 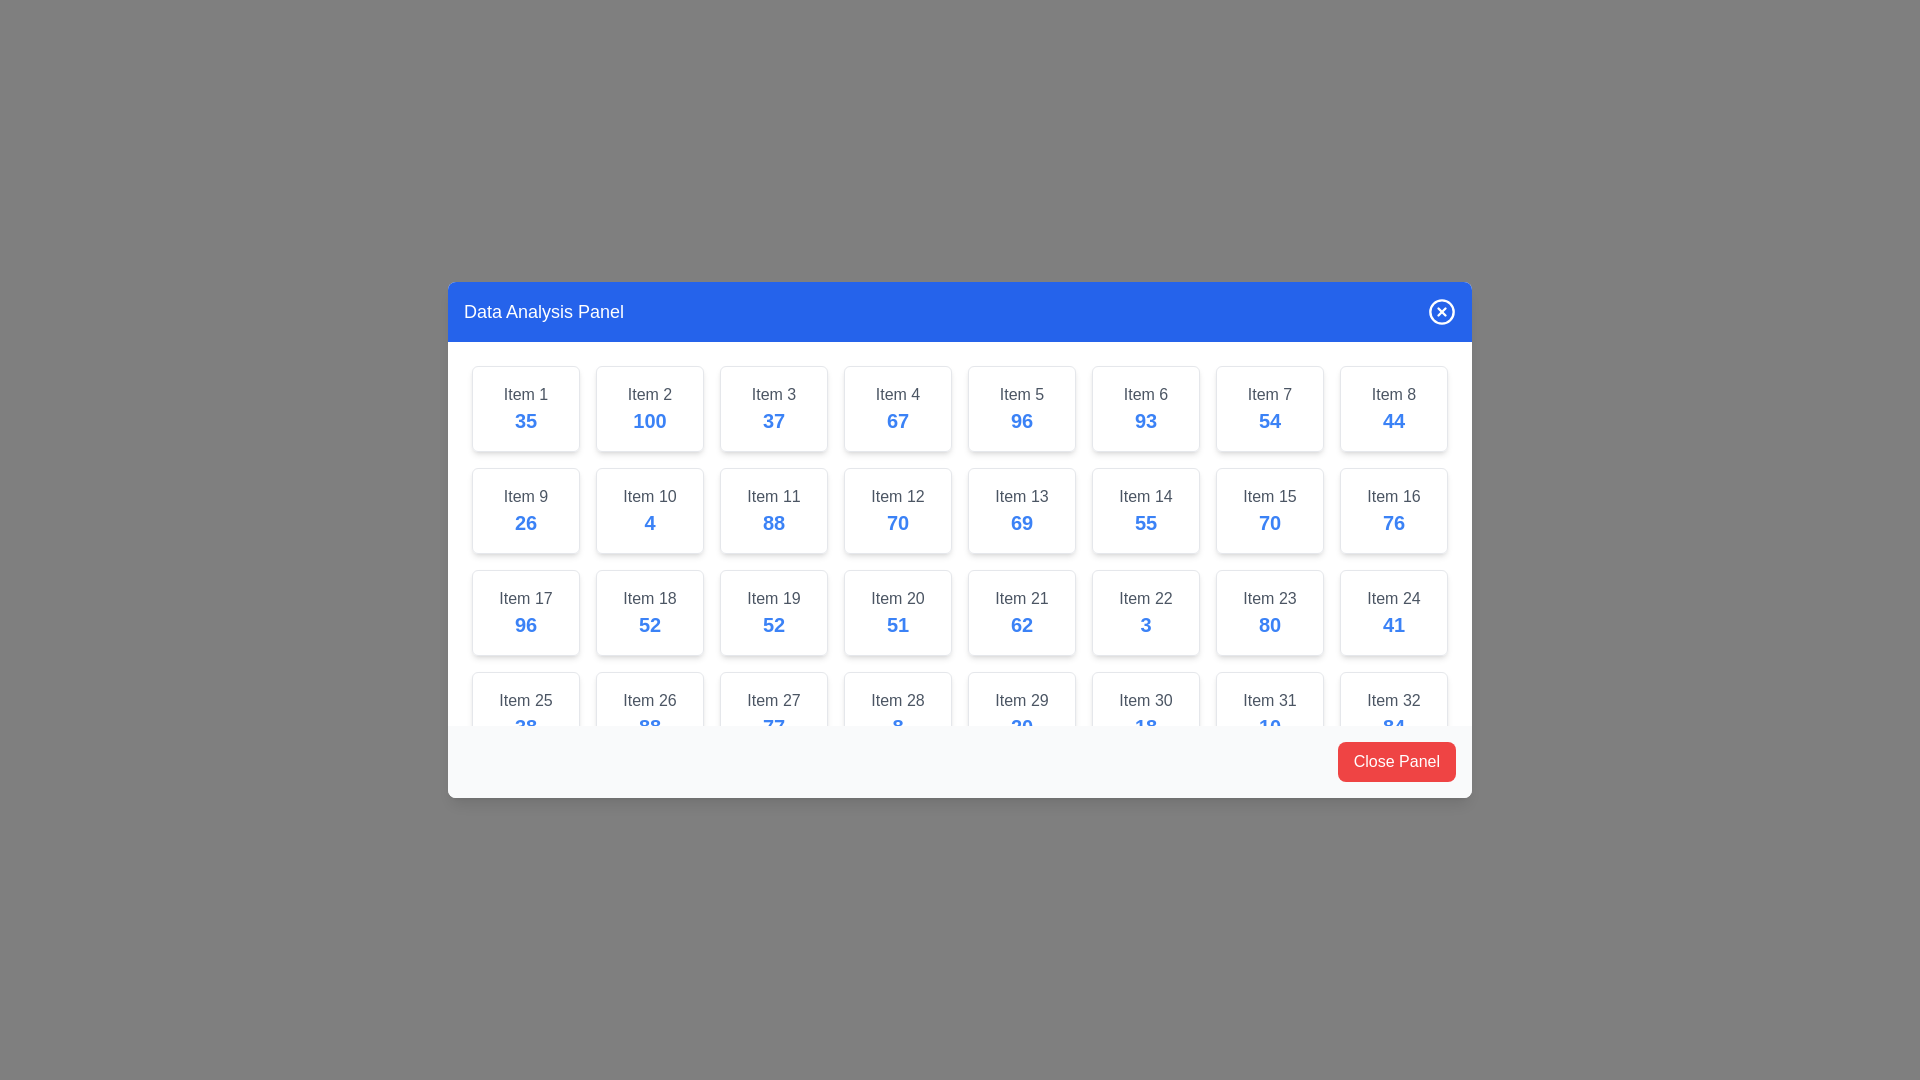 I want to click on the item labeled 'Item 1', so click(x=526, y=407).